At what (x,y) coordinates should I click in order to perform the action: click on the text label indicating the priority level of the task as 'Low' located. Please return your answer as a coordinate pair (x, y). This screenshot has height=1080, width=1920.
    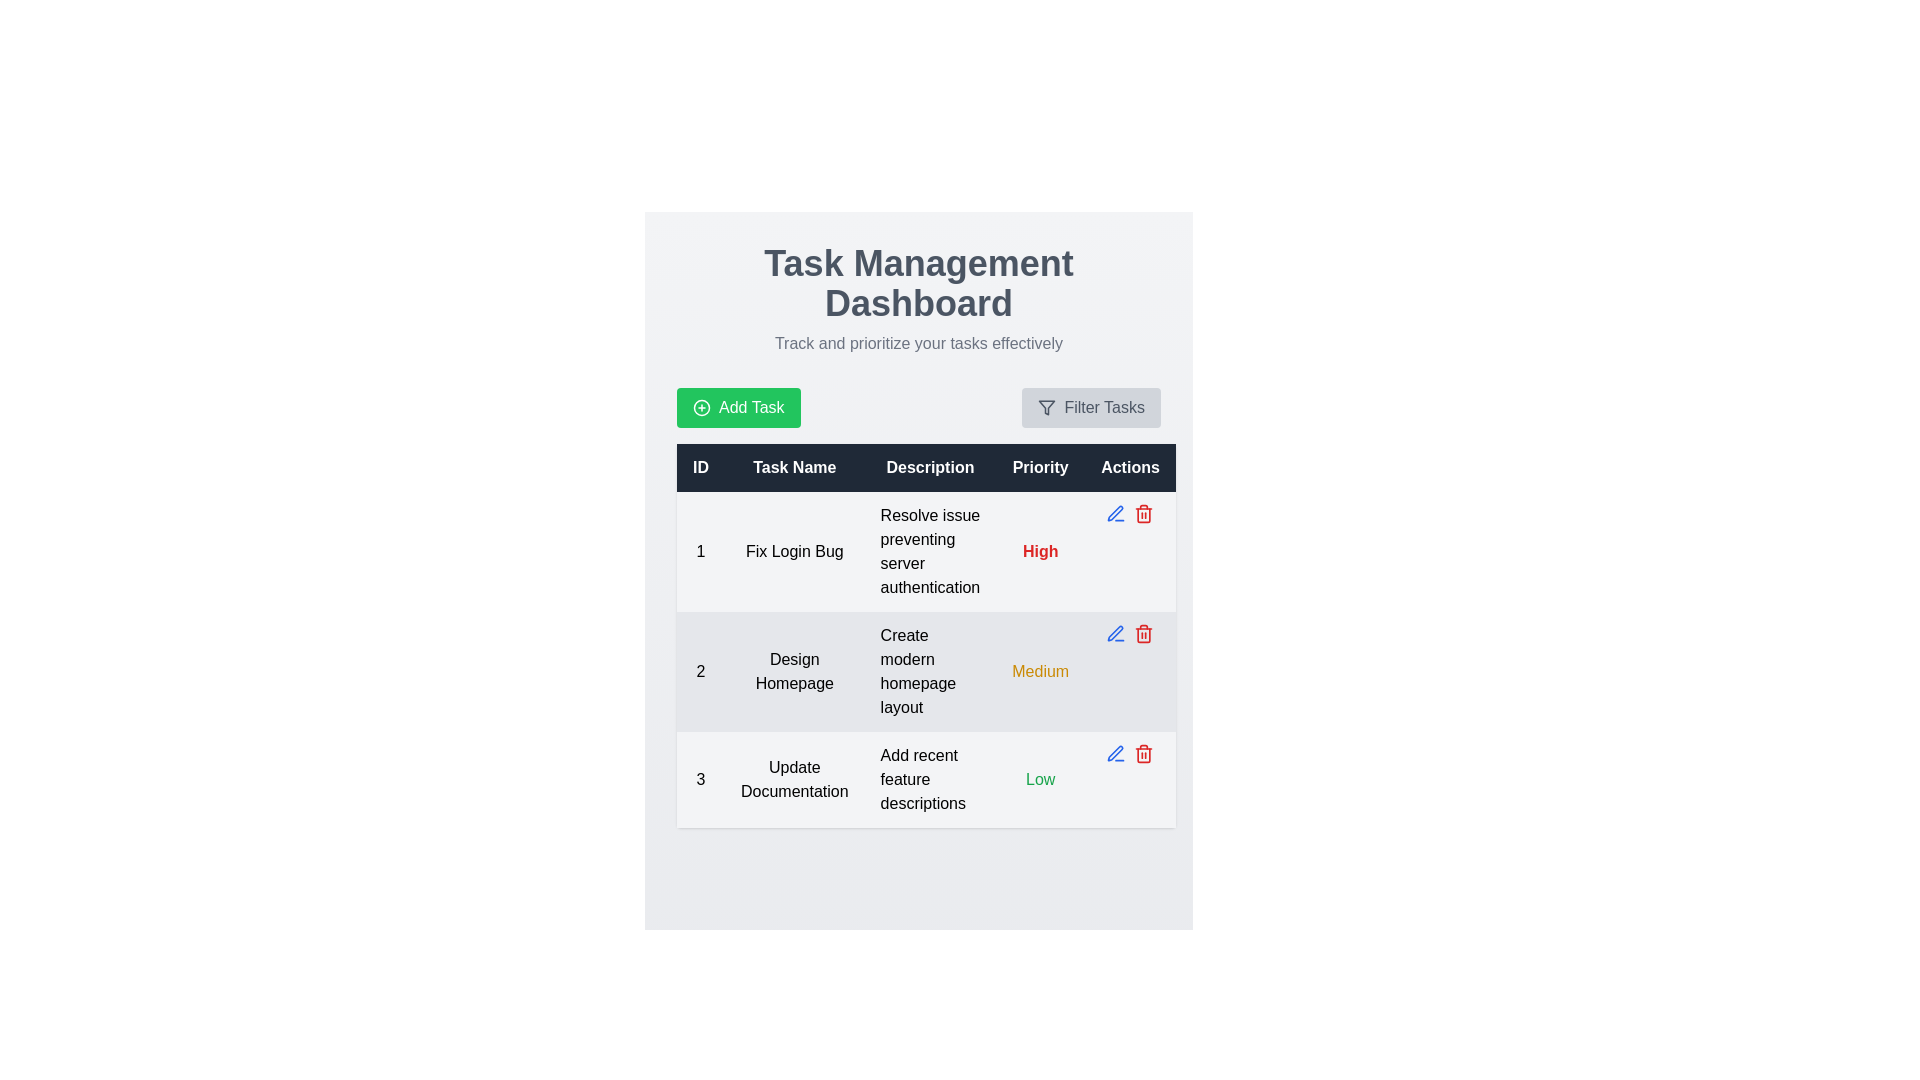
    Looking at the image, I should click on (1040, 778).